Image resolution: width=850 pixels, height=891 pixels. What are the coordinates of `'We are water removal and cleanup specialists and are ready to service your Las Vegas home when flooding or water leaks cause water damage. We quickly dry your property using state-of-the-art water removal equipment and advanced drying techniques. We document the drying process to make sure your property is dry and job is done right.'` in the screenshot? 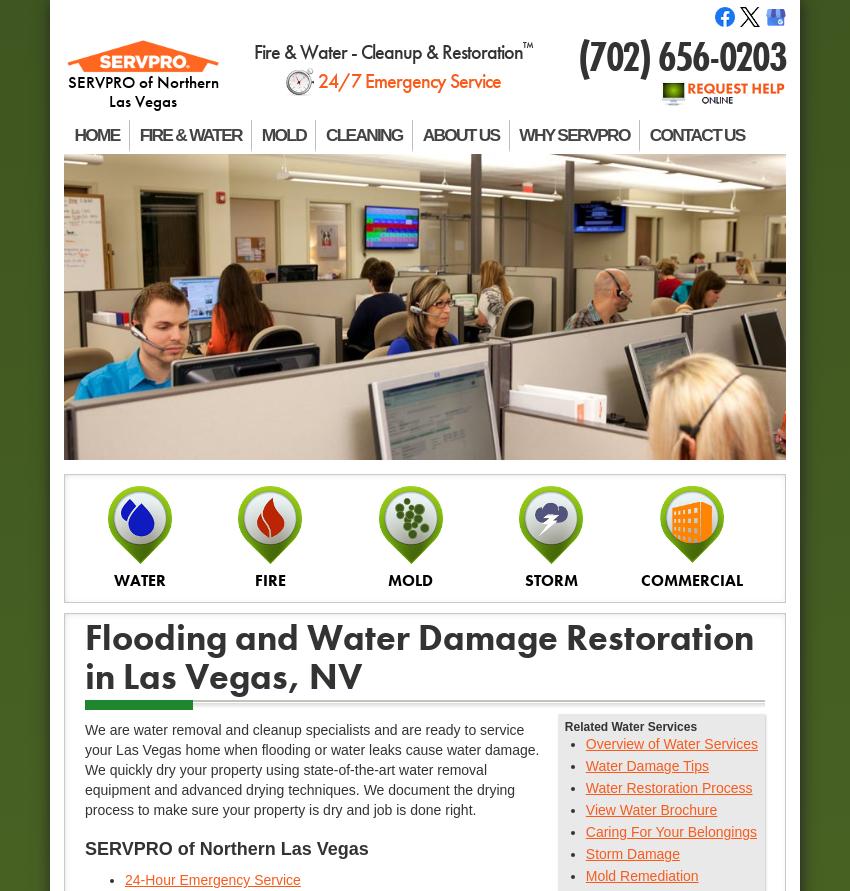 It's located at (312, 770).